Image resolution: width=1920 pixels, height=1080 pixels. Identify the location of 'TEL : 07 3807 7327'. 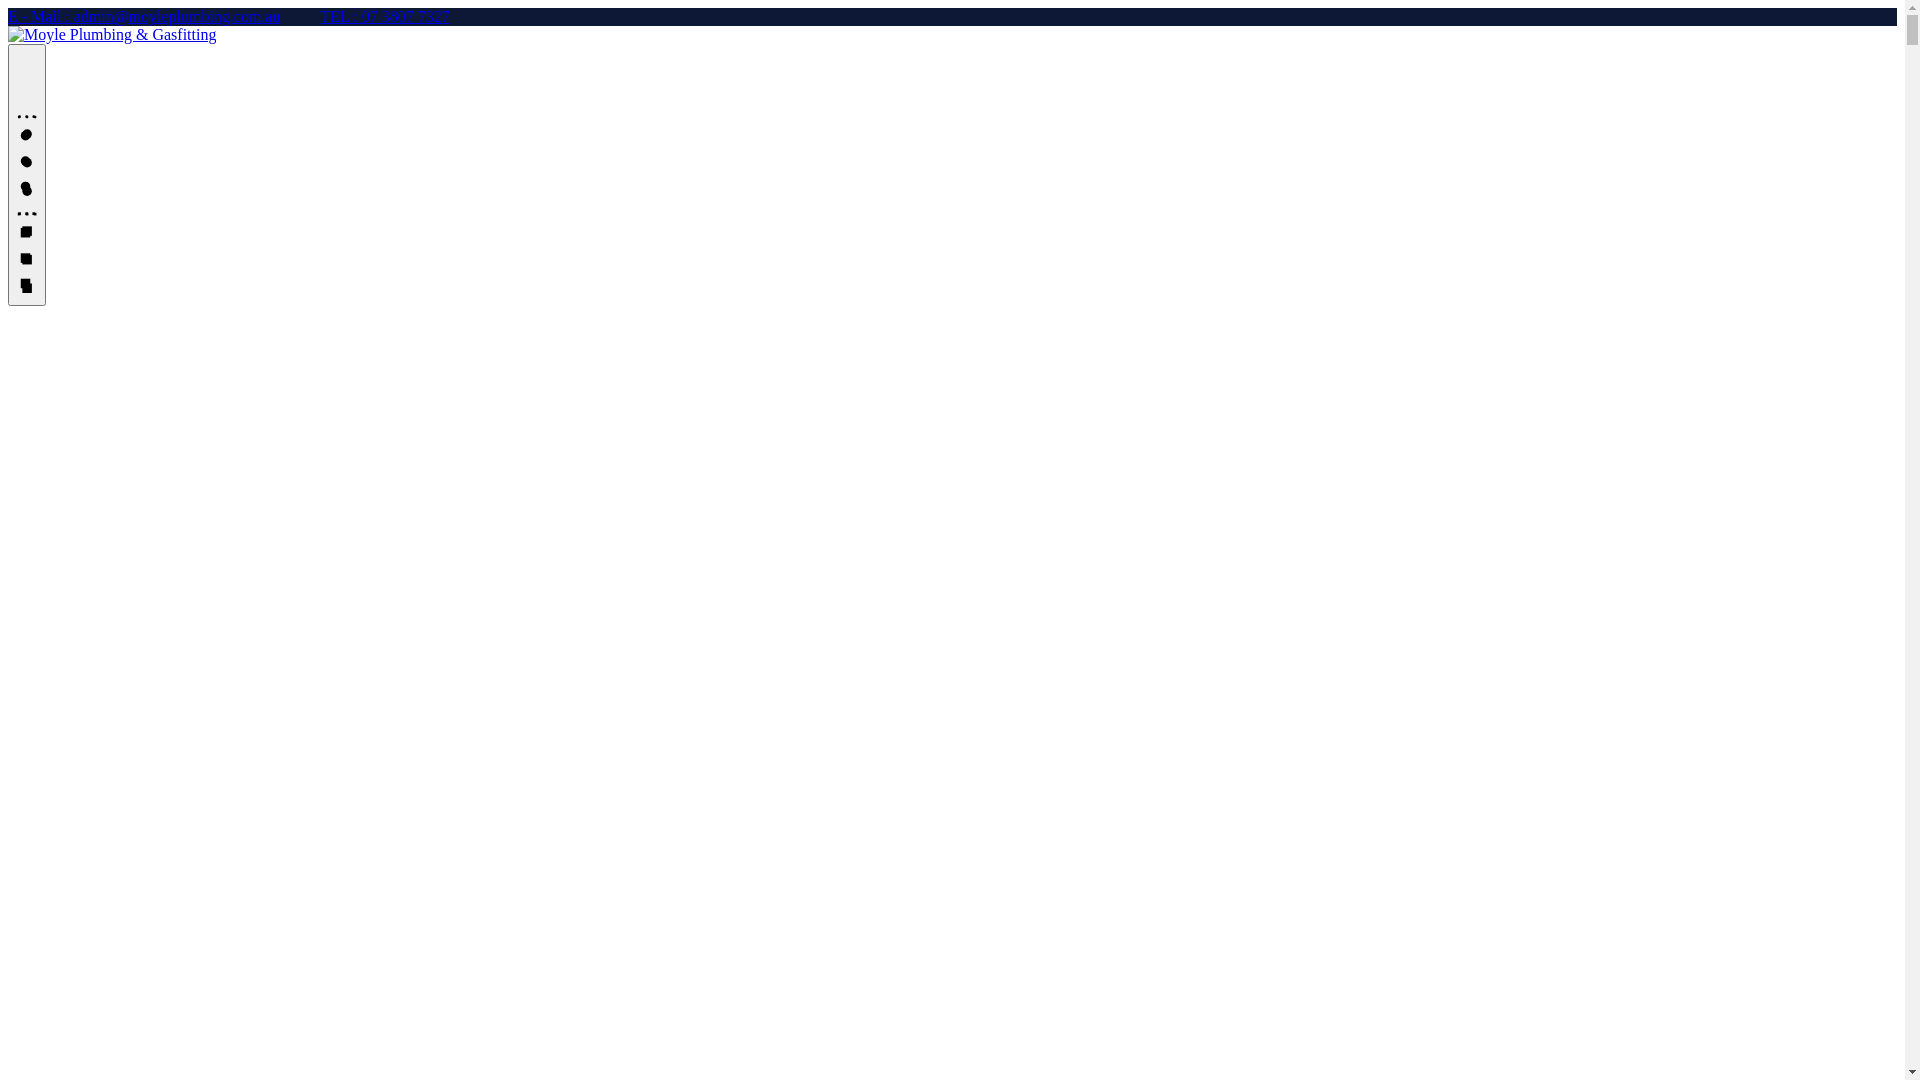
(320, 16).